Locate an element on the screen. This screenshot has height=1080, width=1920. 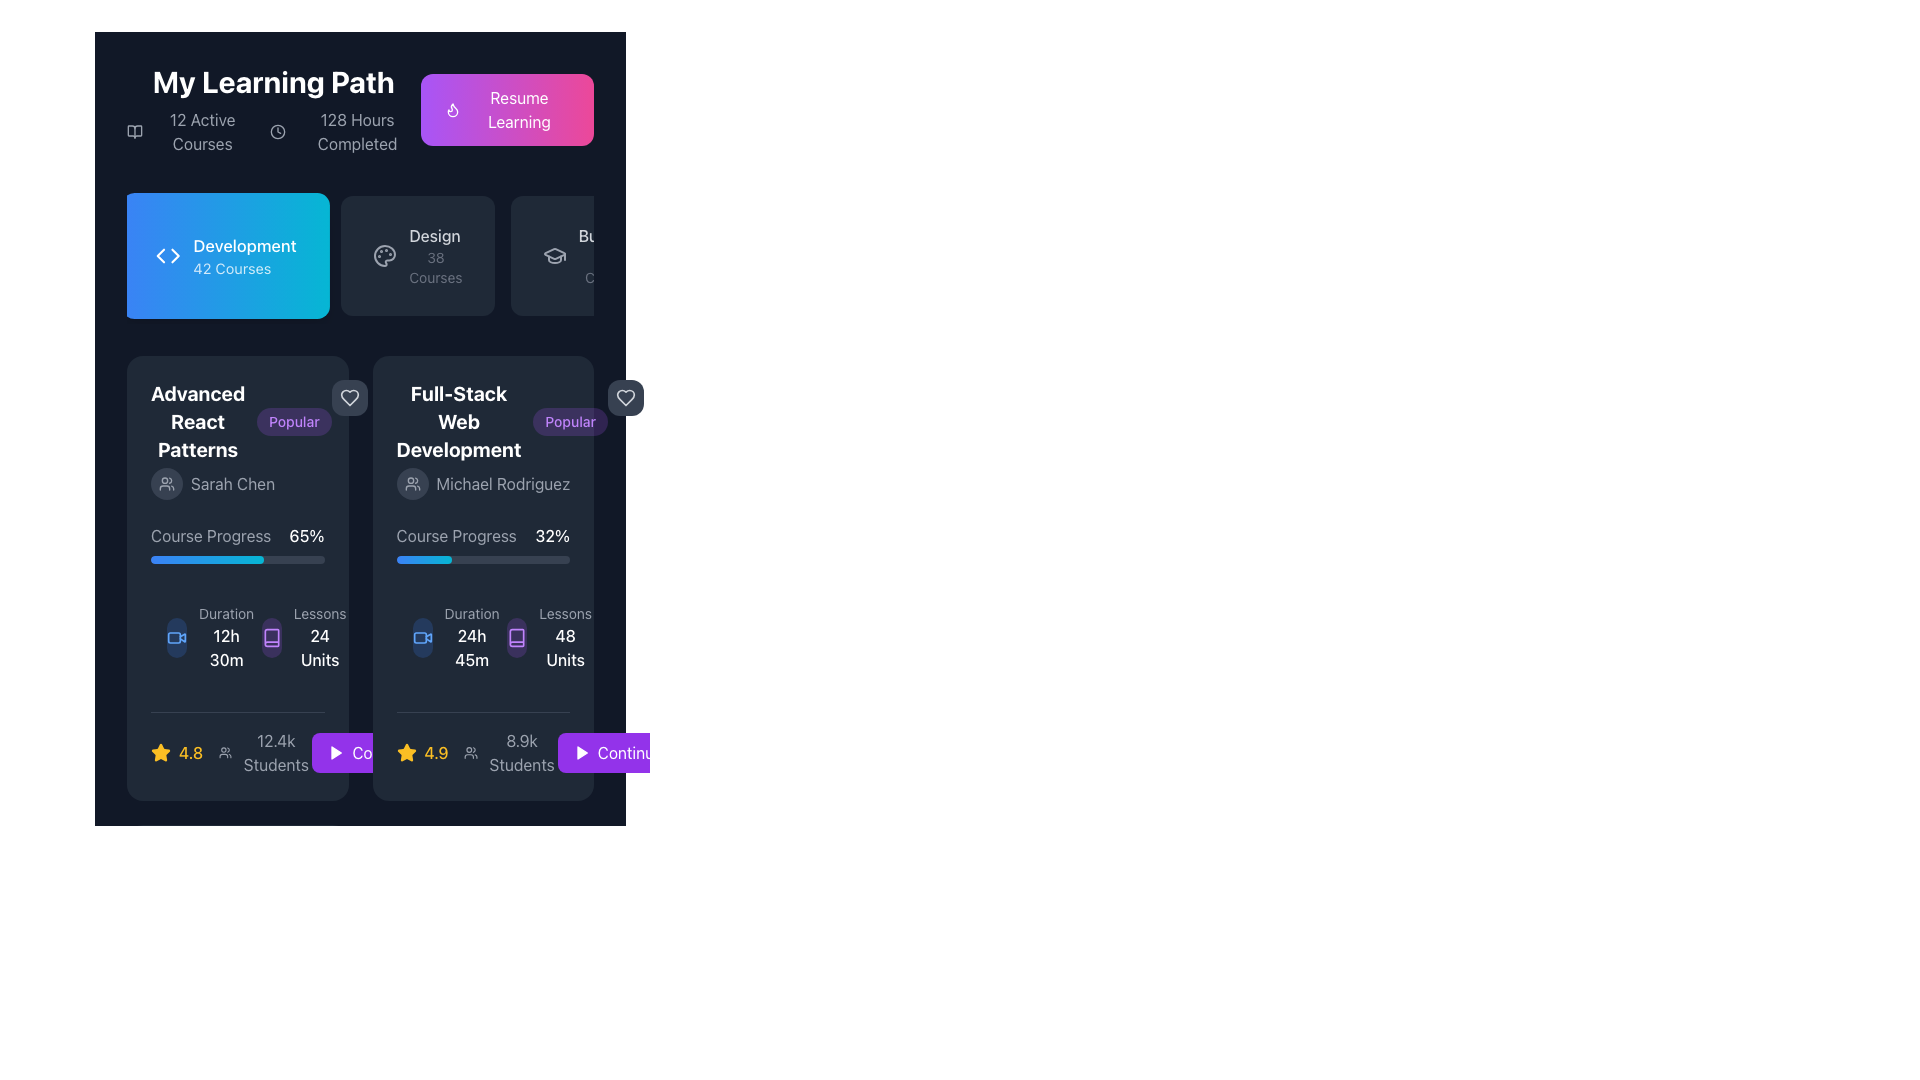
the details of the icon styled within a circular layout, located to the left of the text 'Development 42 Courses' on the card labeled 'Development' is located at coordinates (168, 254).